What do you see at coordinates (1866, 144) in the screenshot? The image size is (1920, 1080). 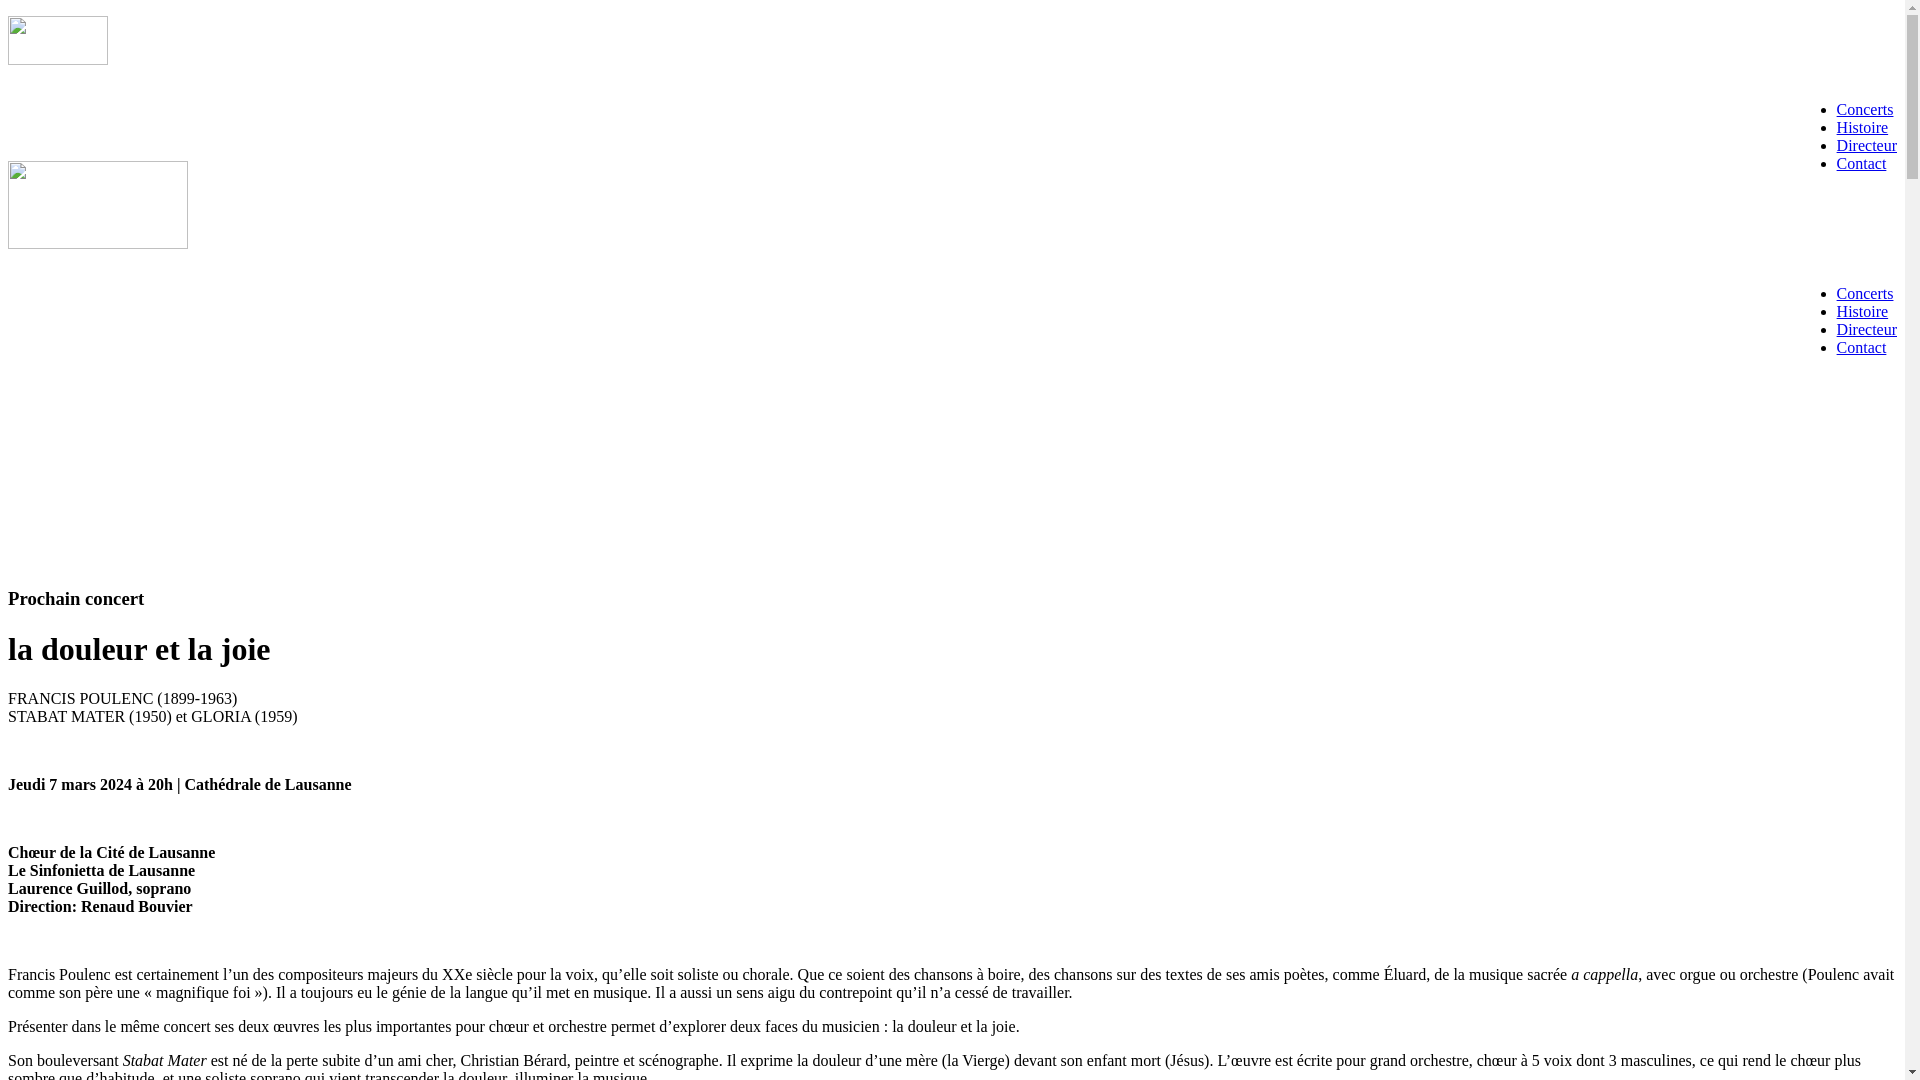 I see `'Directeur'` at bounding box center [1866, 144].